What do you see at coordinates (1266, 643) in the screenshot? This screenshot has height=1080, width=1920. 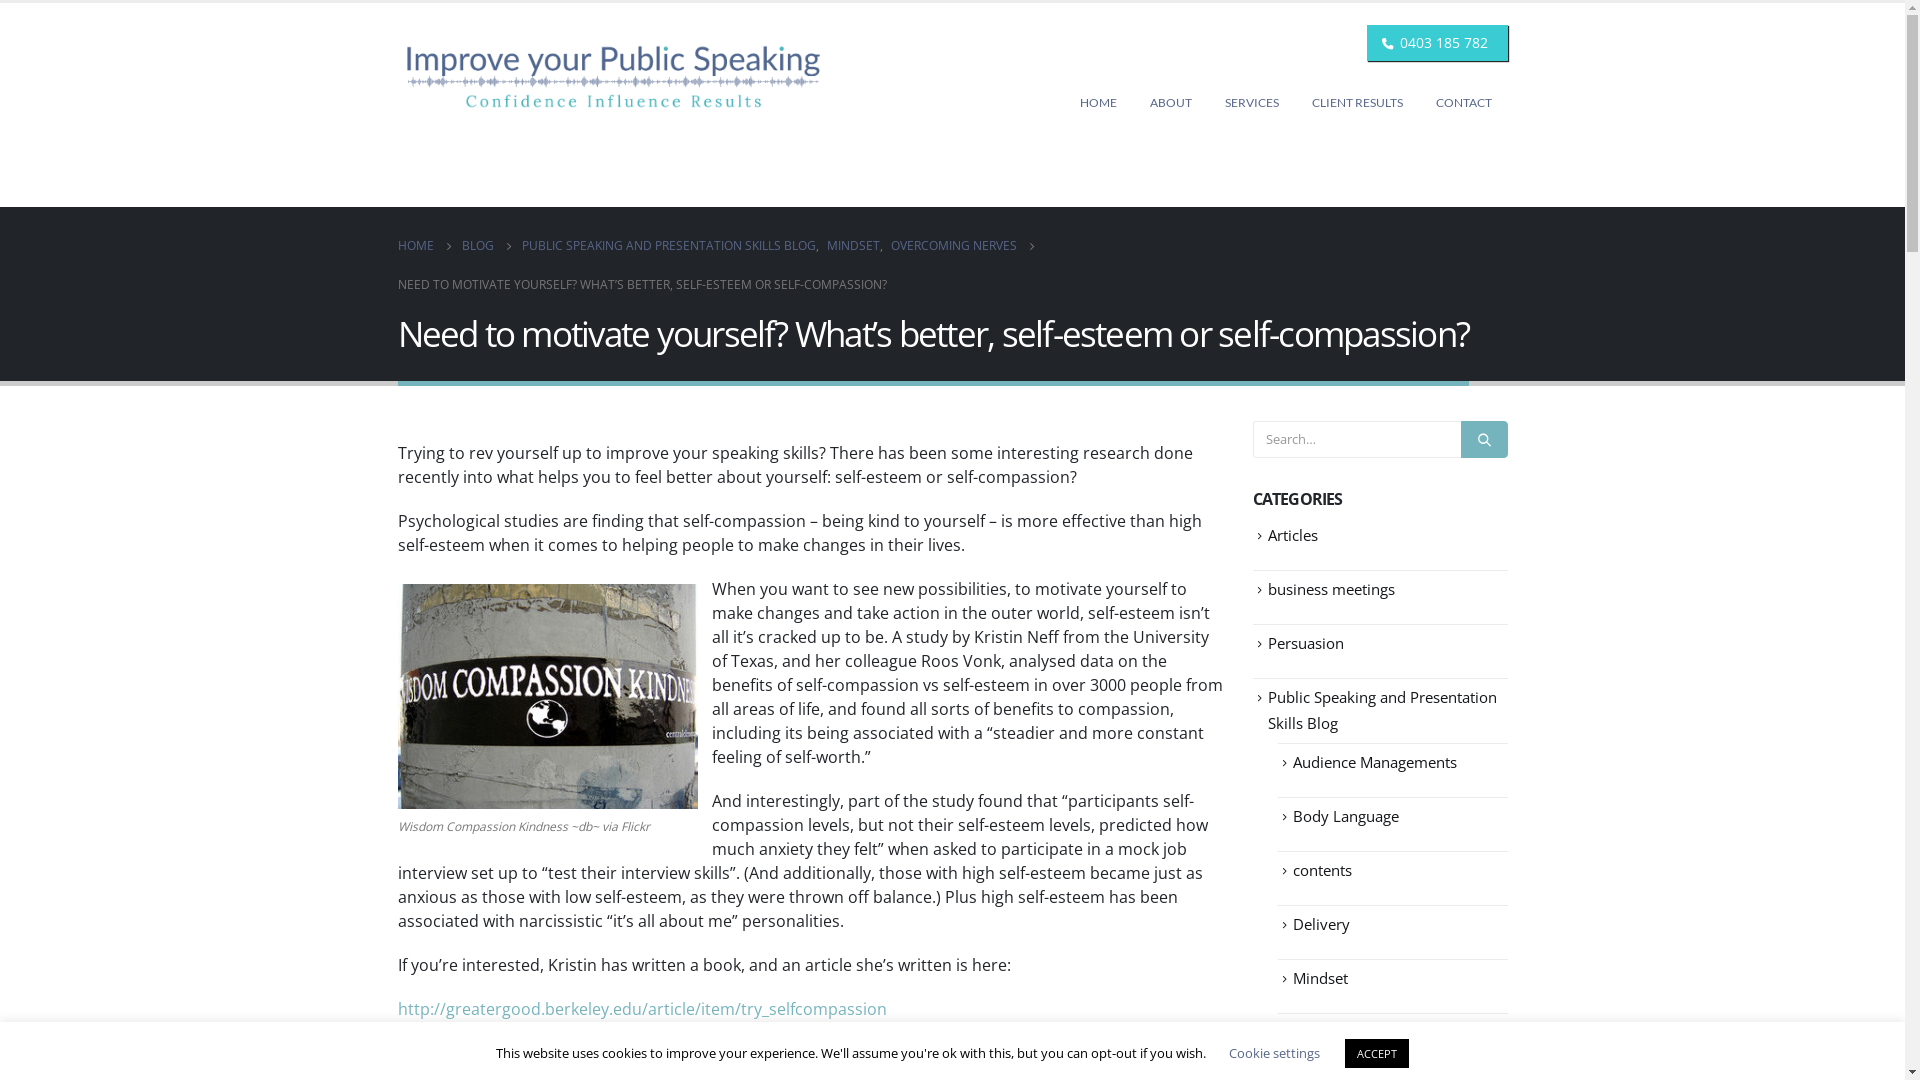 I see `'Persuasion'` at bounding box center [1266, 643].